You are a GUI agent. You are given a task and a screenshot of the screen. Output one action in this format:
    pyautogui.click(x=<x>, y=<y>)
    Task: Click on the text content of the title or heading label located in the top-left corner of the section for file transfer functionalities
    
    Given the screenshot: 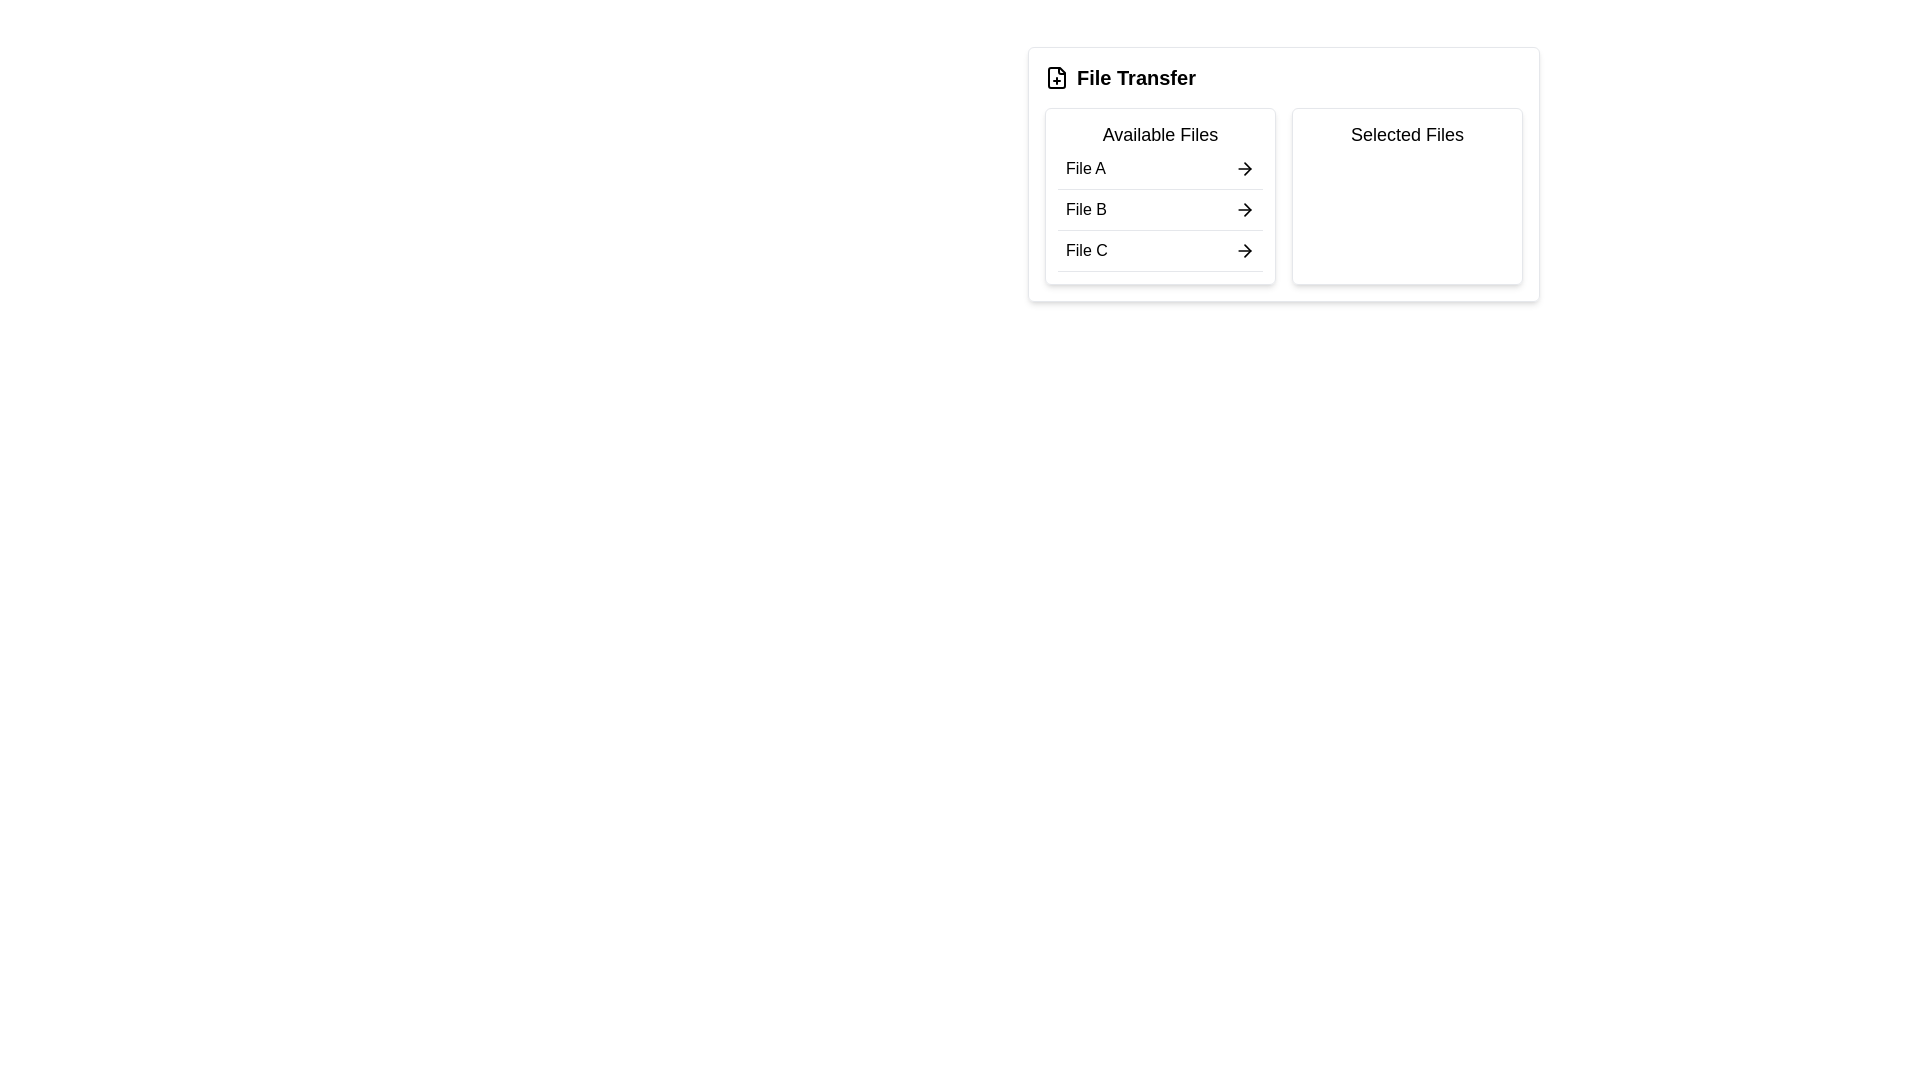 What is the action you would take?
    pyautogui.click(x=1136, y=76)
    